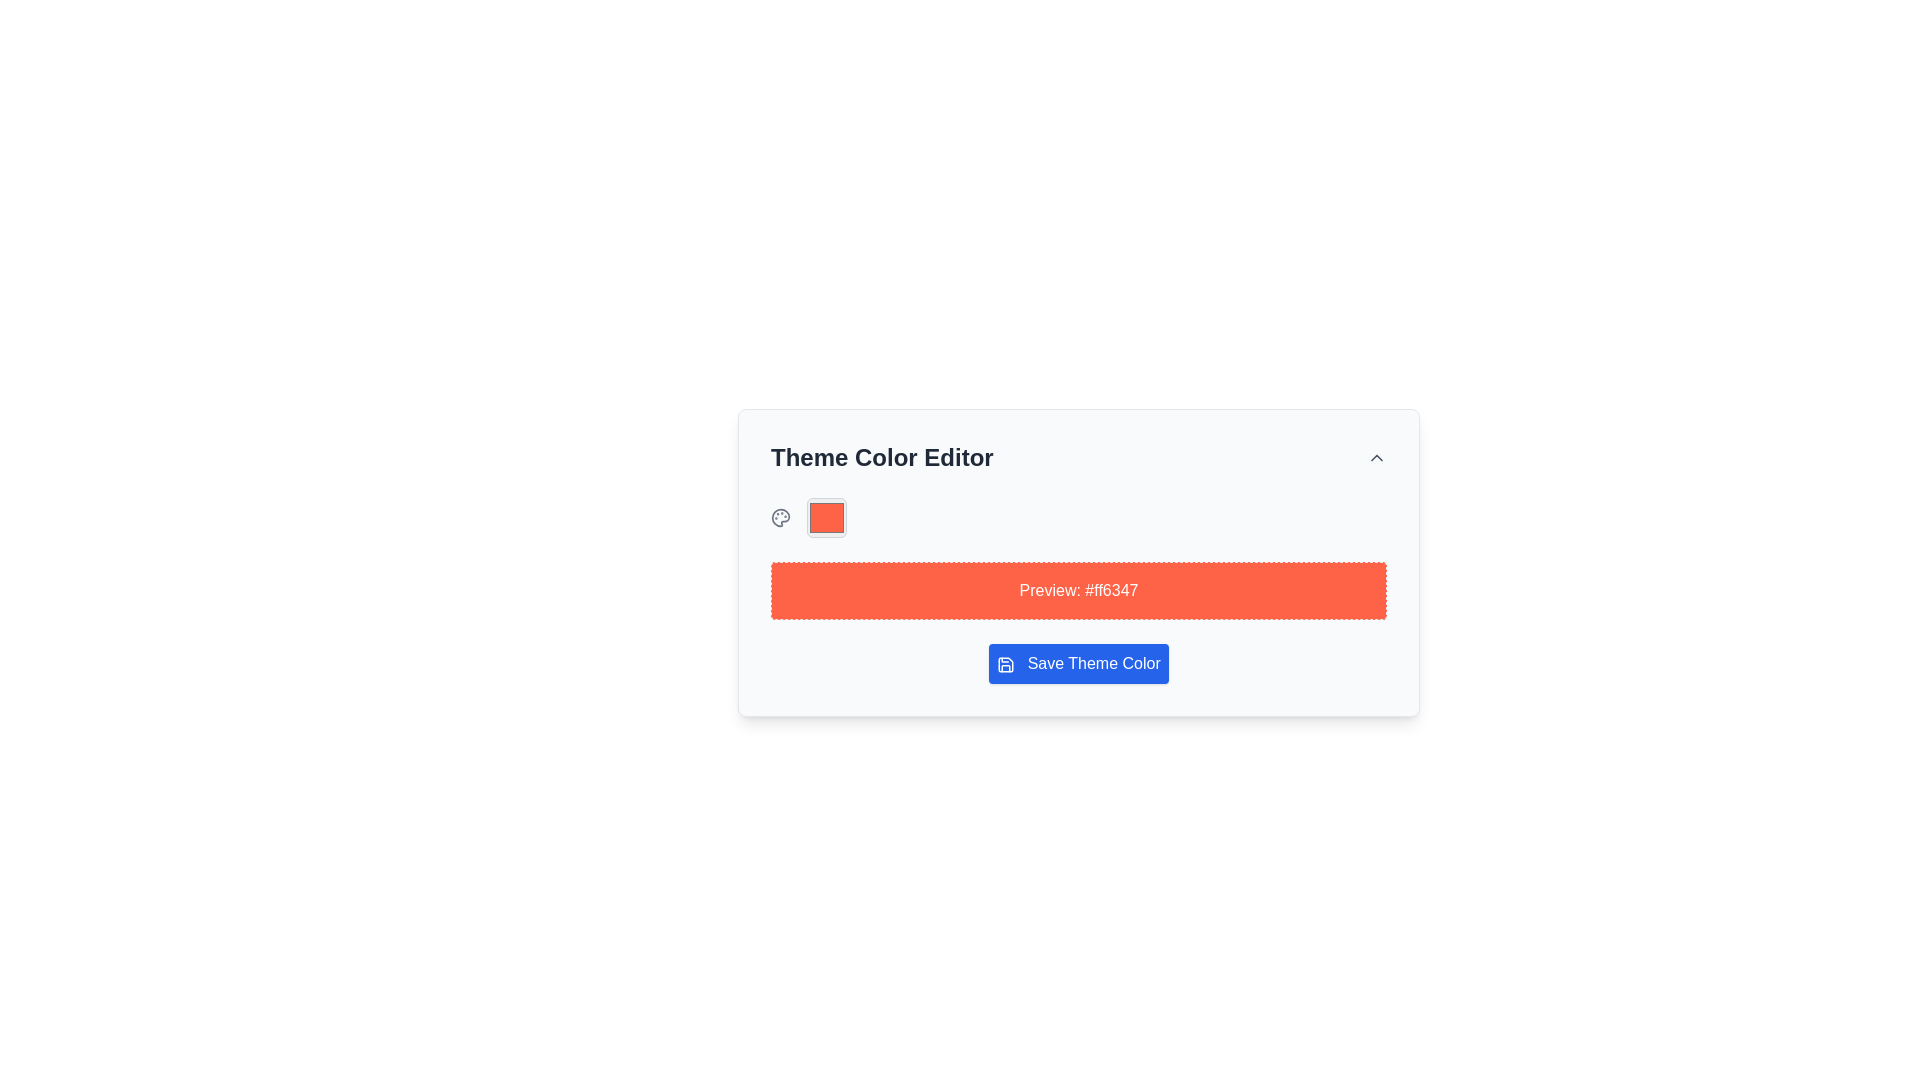 This screenshot has height=1080, width=1920. I want to click on the folder-like icon with rounded top corner in the Theme Color Editor interface, located adjacent to the 'Save Theme Color' button, so click(1006, 664).